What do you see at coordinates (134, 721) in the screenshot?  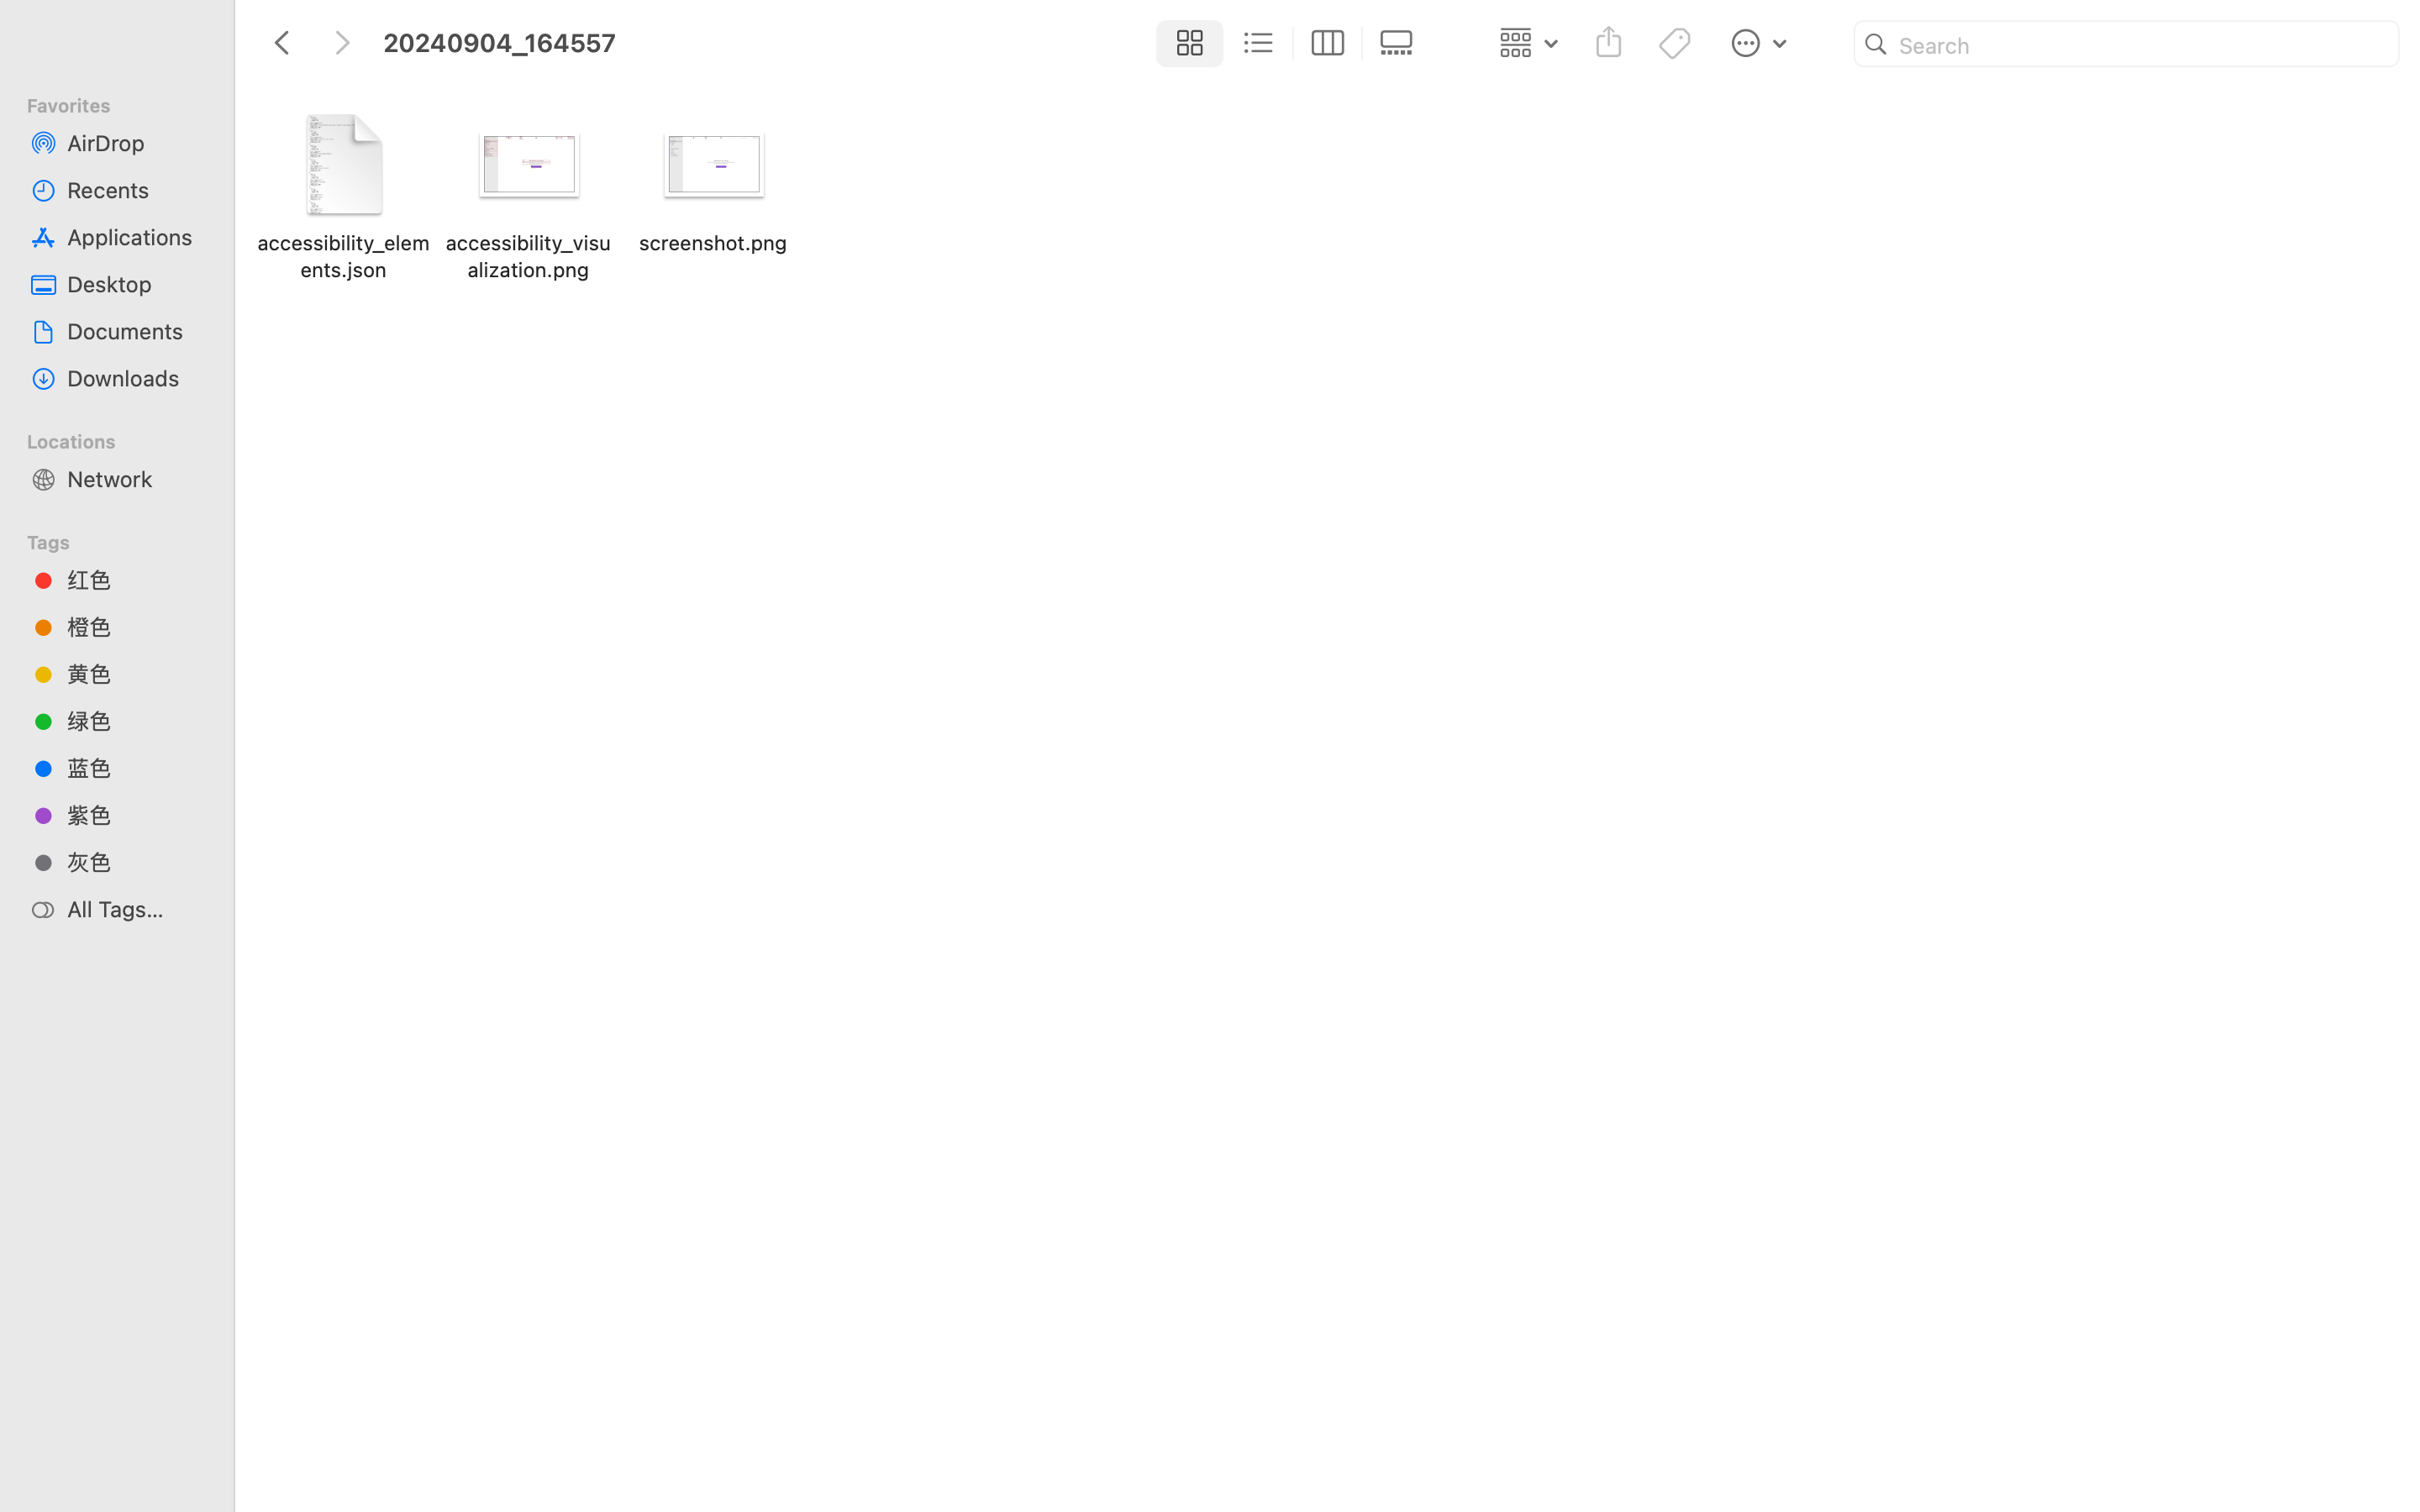 I see `'绿色'` at bounding box center [134, 721].